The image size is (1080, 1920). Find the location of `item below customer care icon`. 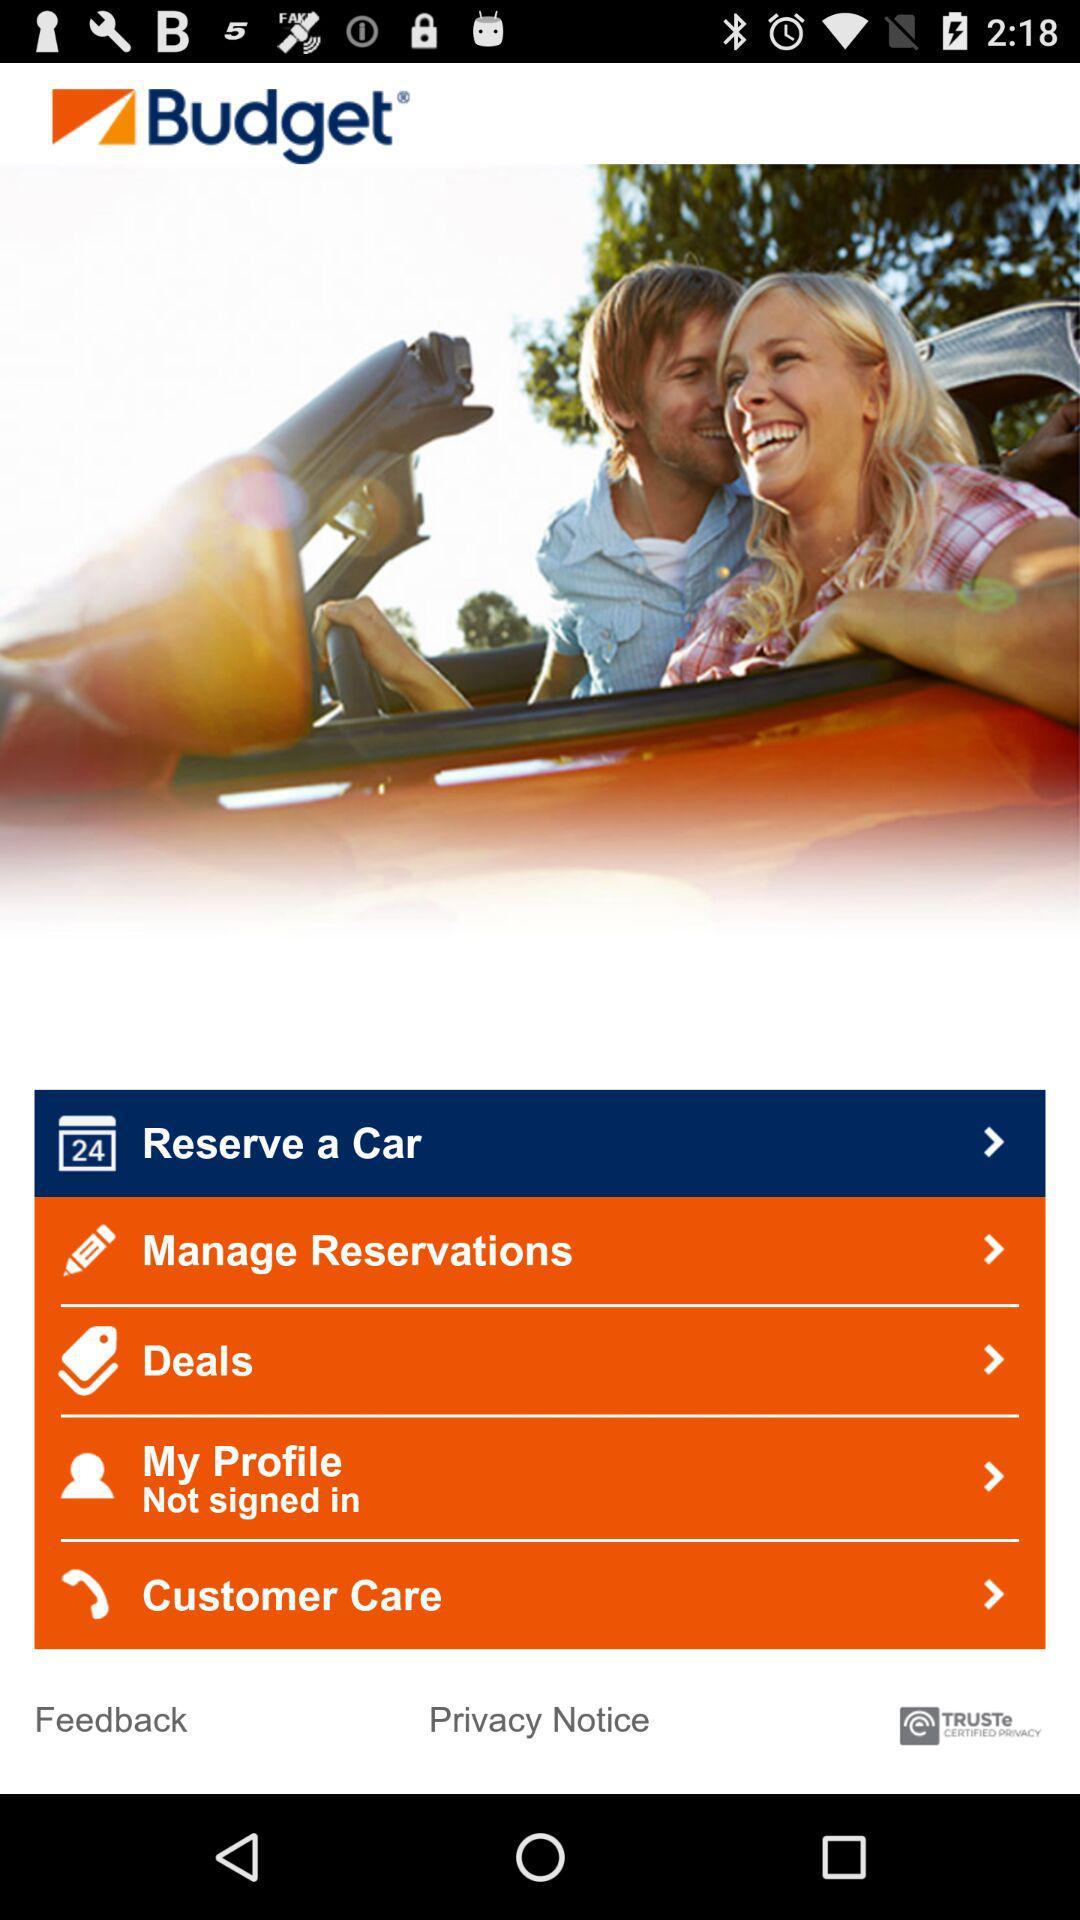

item below customer care icon is located at coordinates (538, 1710).